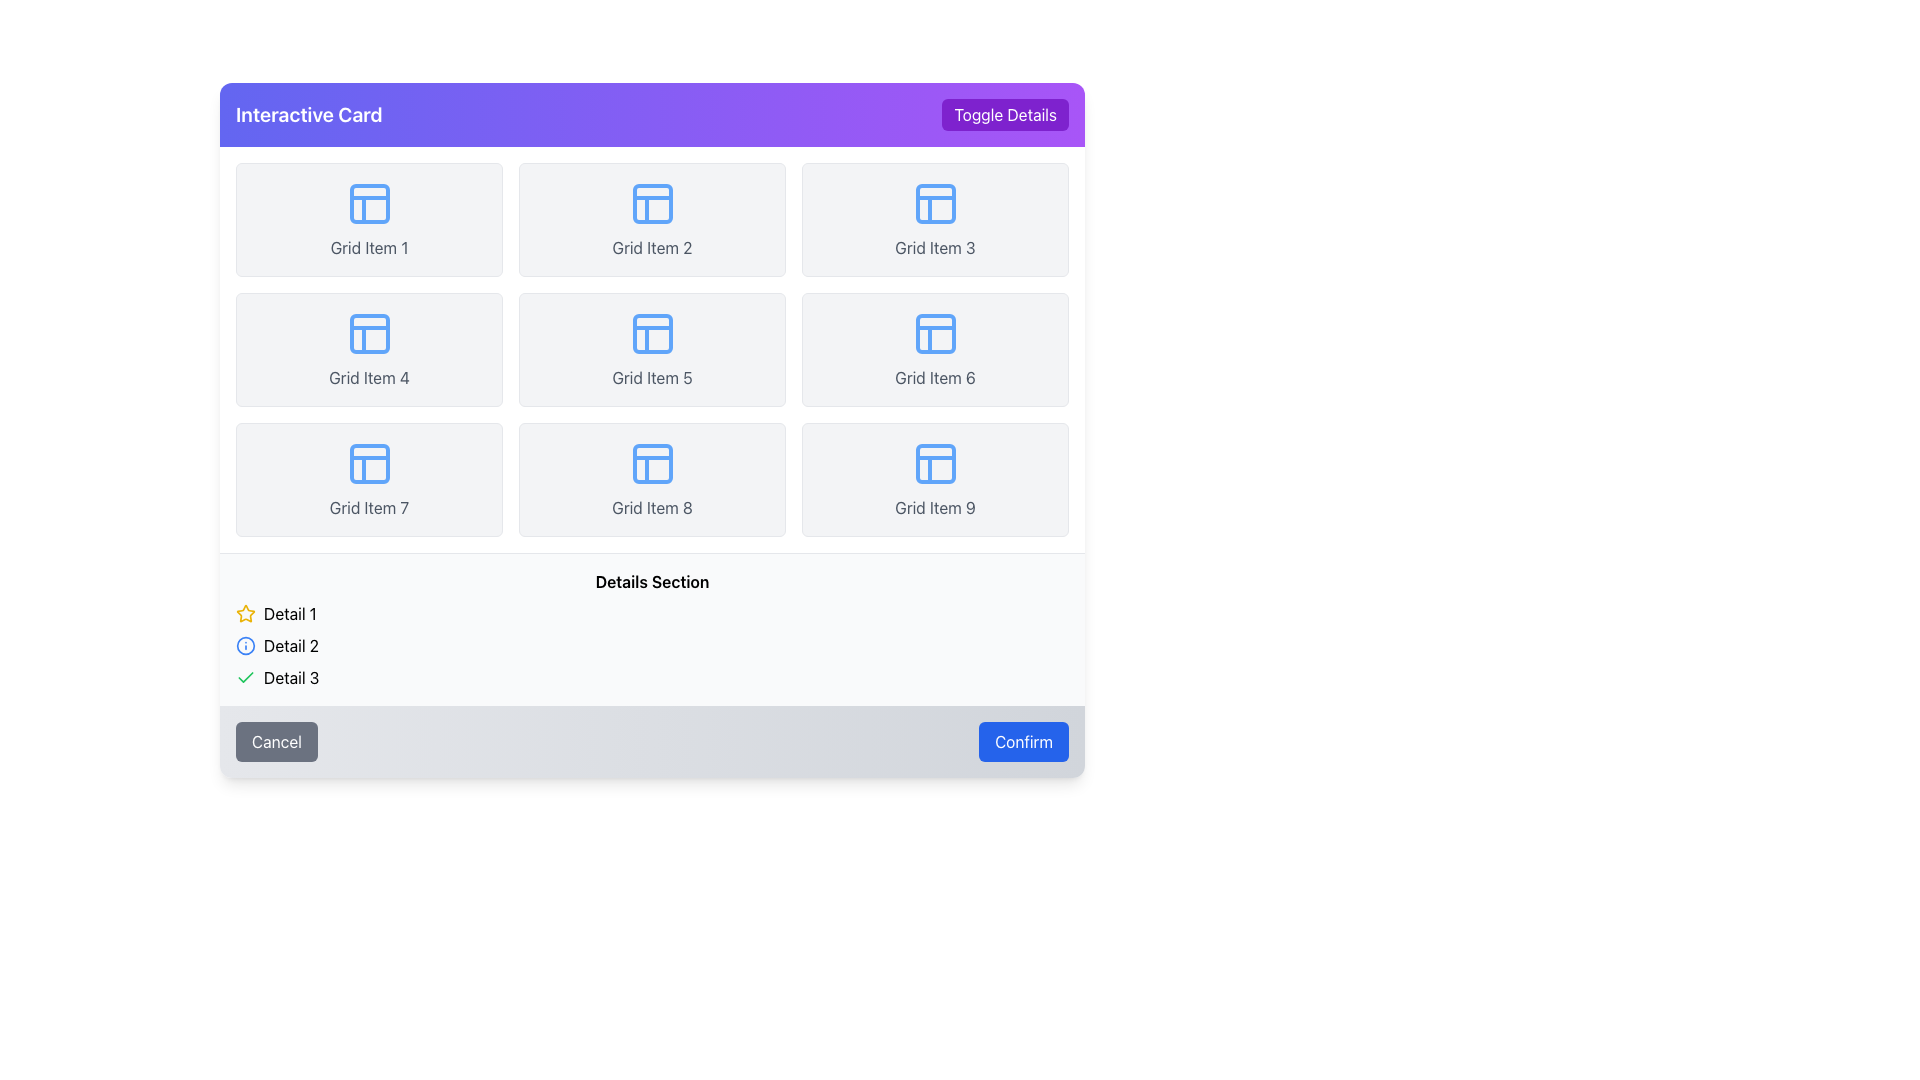 This screenshot has width=1920, height=1080. What do you see at coordinates (275, 741) in the screenshot?
I see `the cancel button located at the bottom left of the interface` at bounding box center [275, 741].